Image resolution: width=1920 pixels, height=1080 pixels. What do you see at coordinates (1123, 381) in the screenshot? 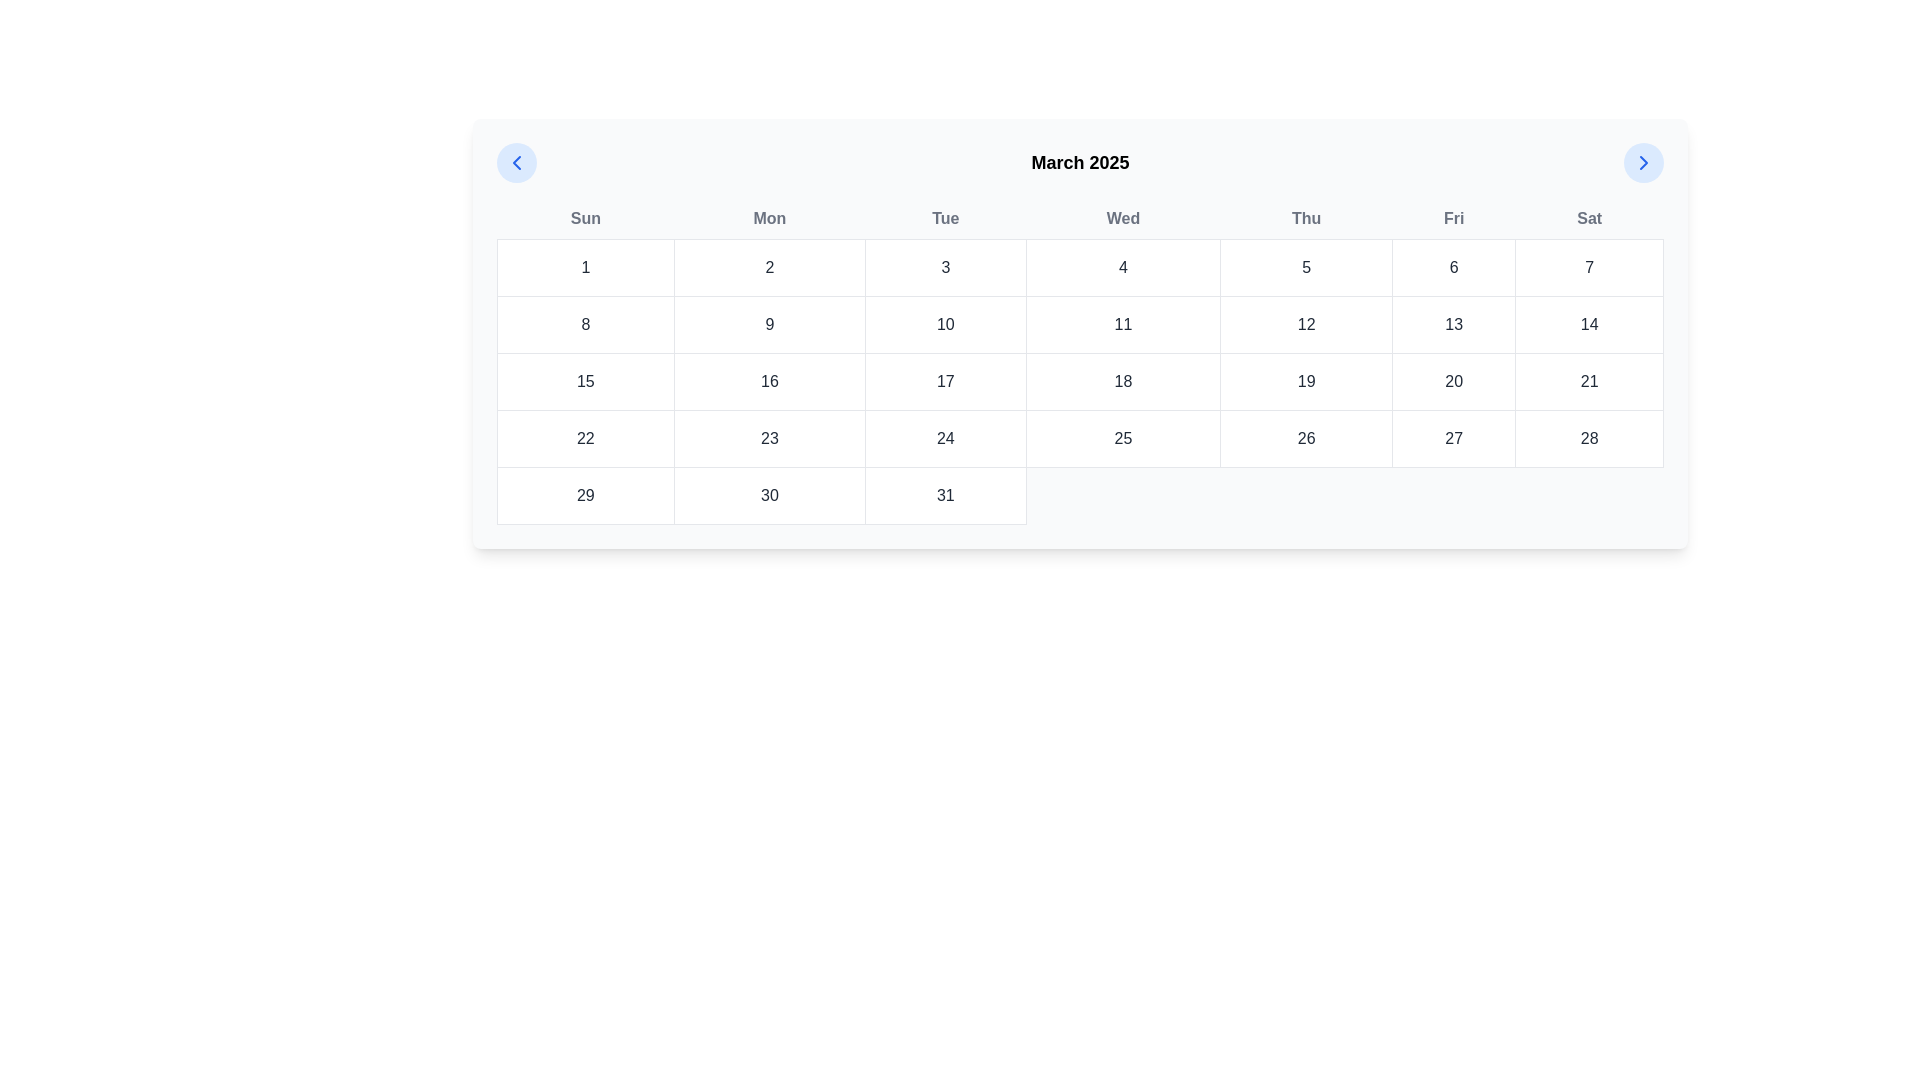
I see `the calendar cell representing a specific date in the fourth column of the third row` at bounding box center [1123, 381].